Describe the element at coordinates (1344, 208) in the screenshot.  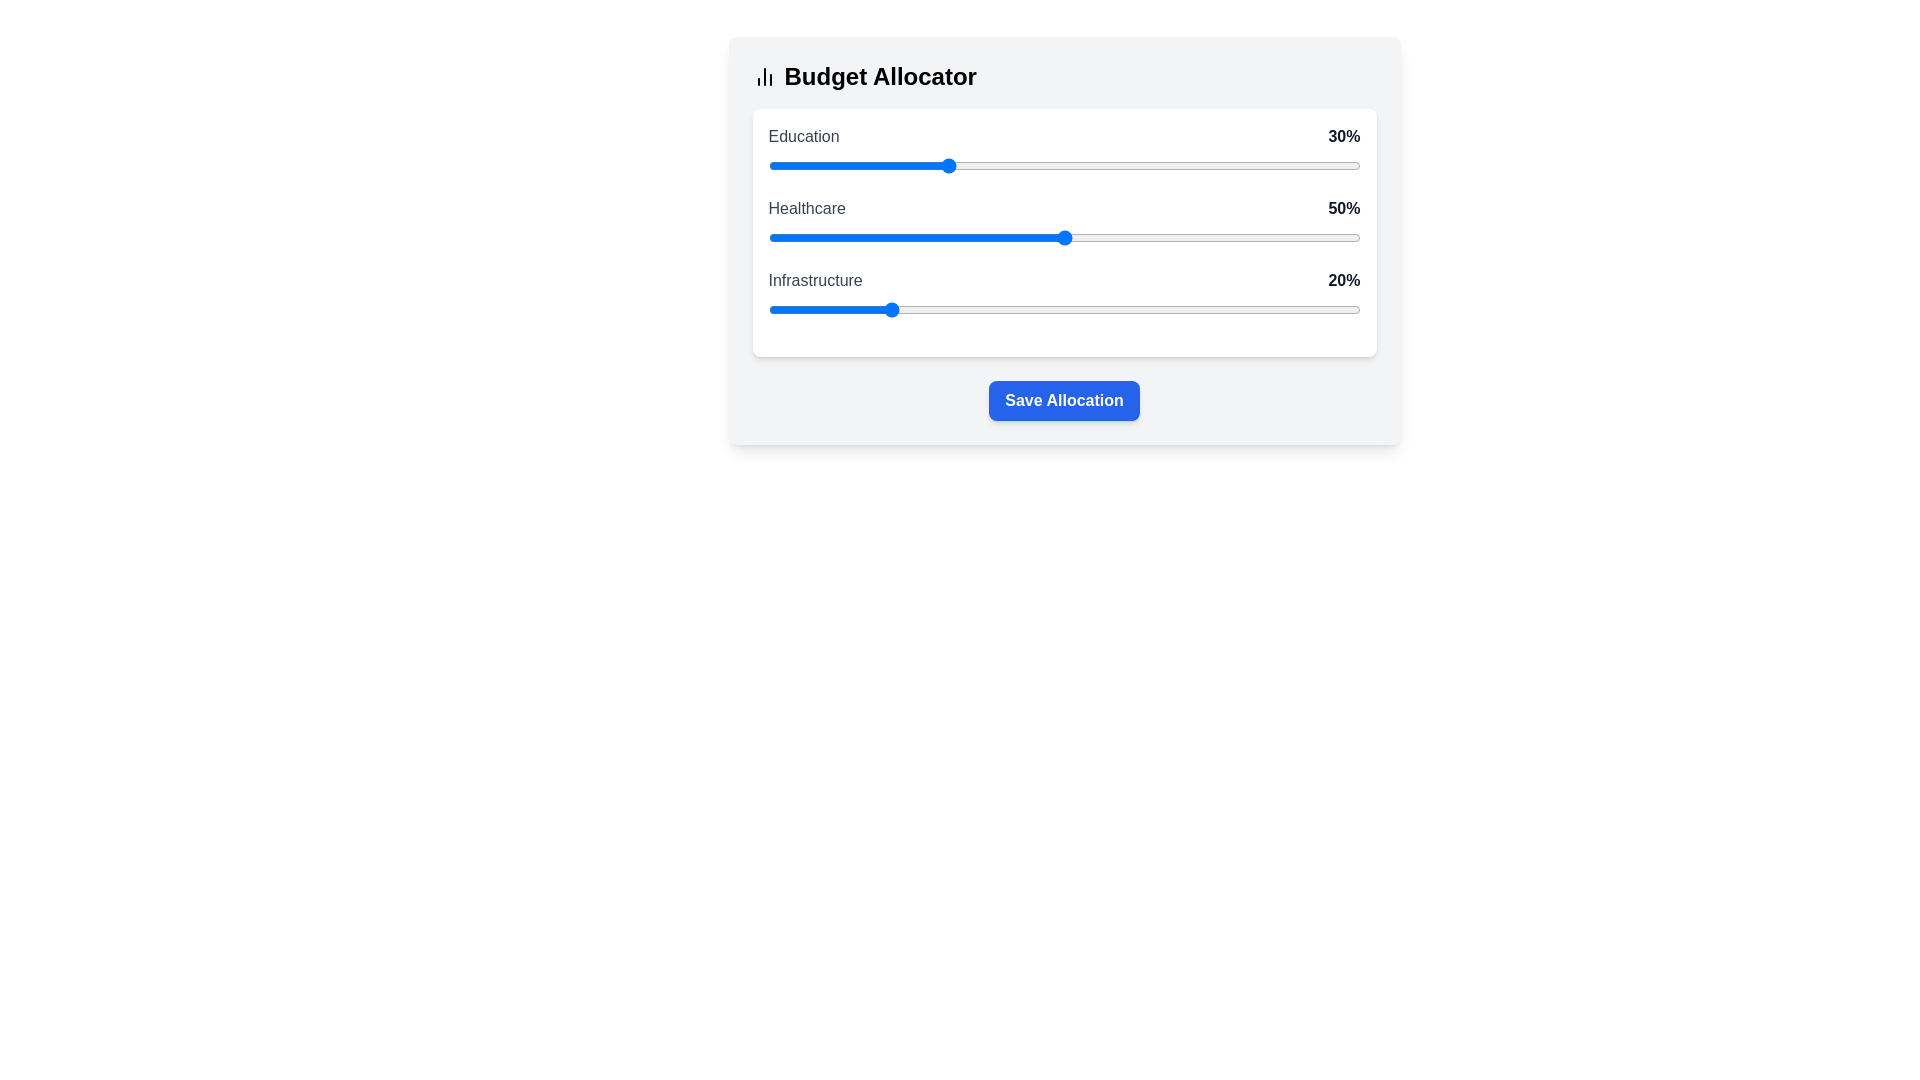
I see `the text display showing '50%' that is styled in bold and positioned to the right of the 'Healthcare' label, aligned with the healthcare allocation slider bar` at that location.